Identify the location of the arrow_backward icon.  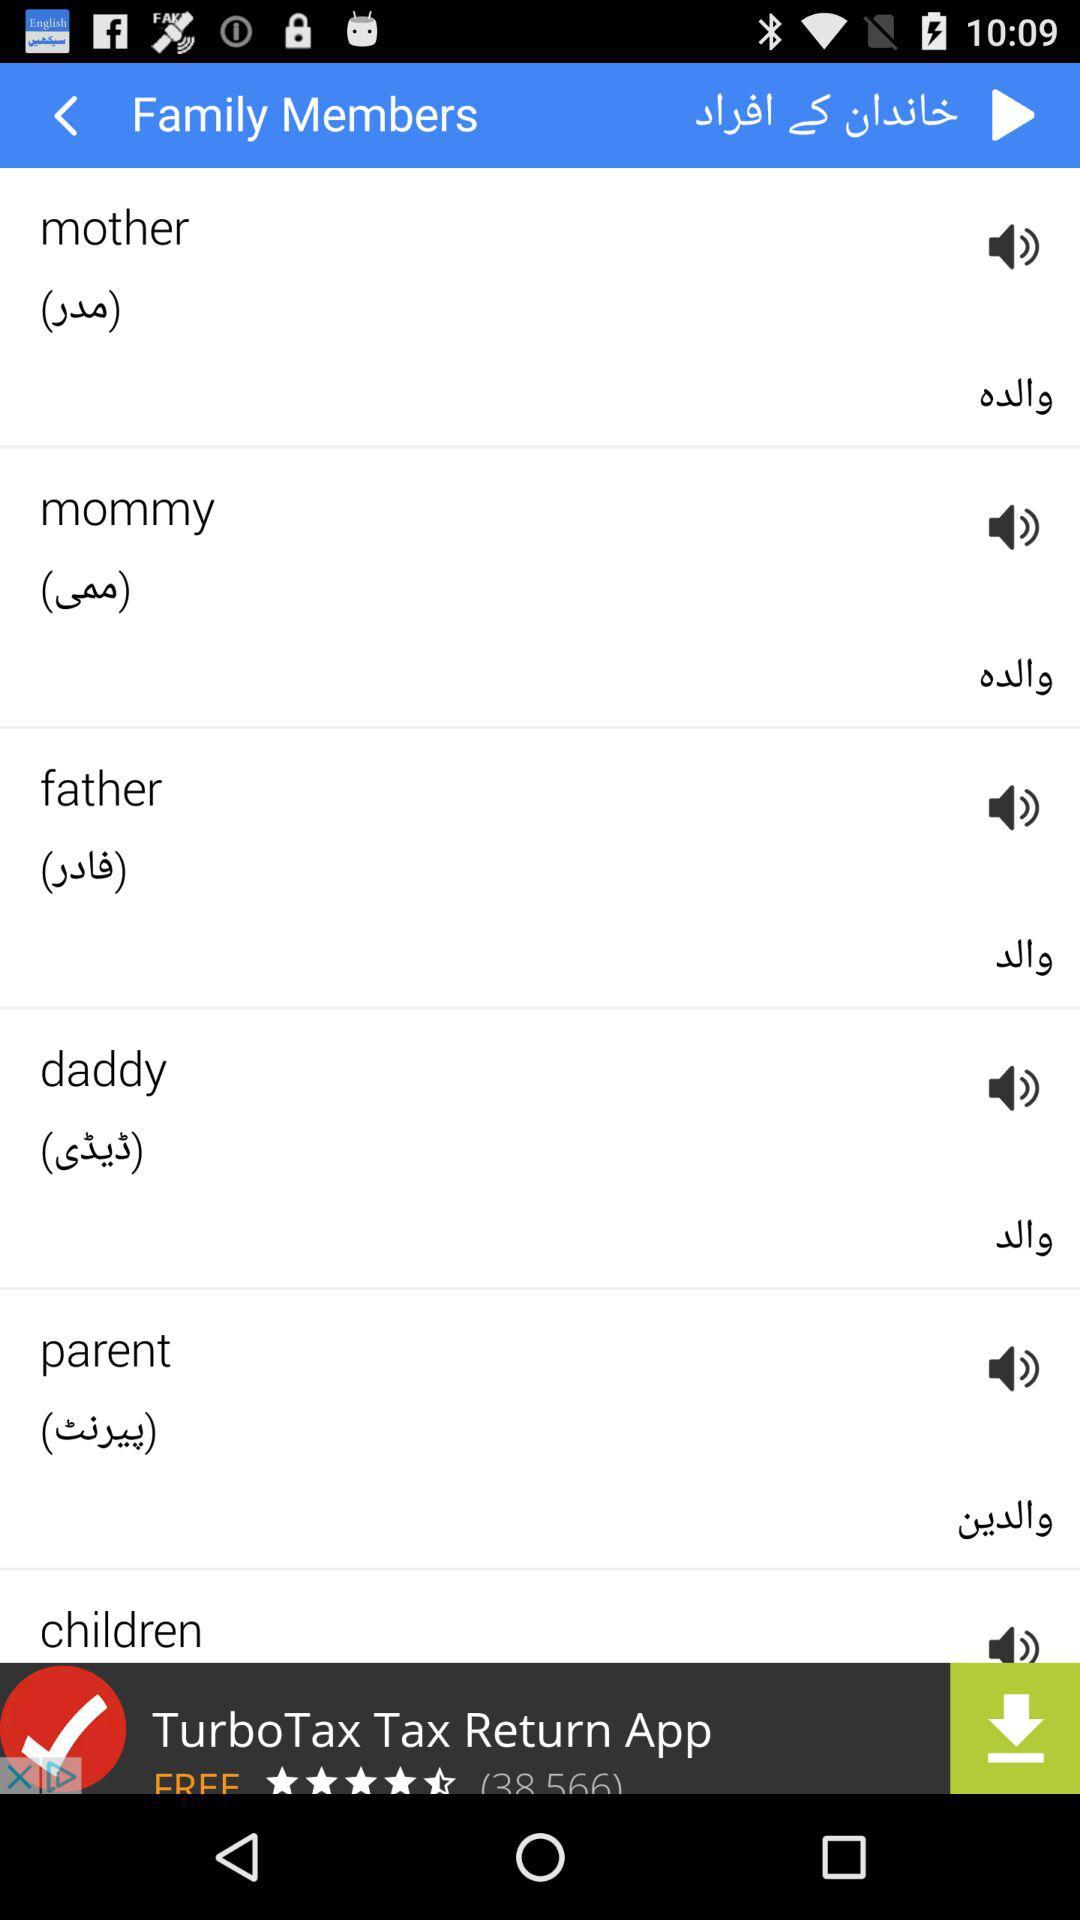
(64, 122).